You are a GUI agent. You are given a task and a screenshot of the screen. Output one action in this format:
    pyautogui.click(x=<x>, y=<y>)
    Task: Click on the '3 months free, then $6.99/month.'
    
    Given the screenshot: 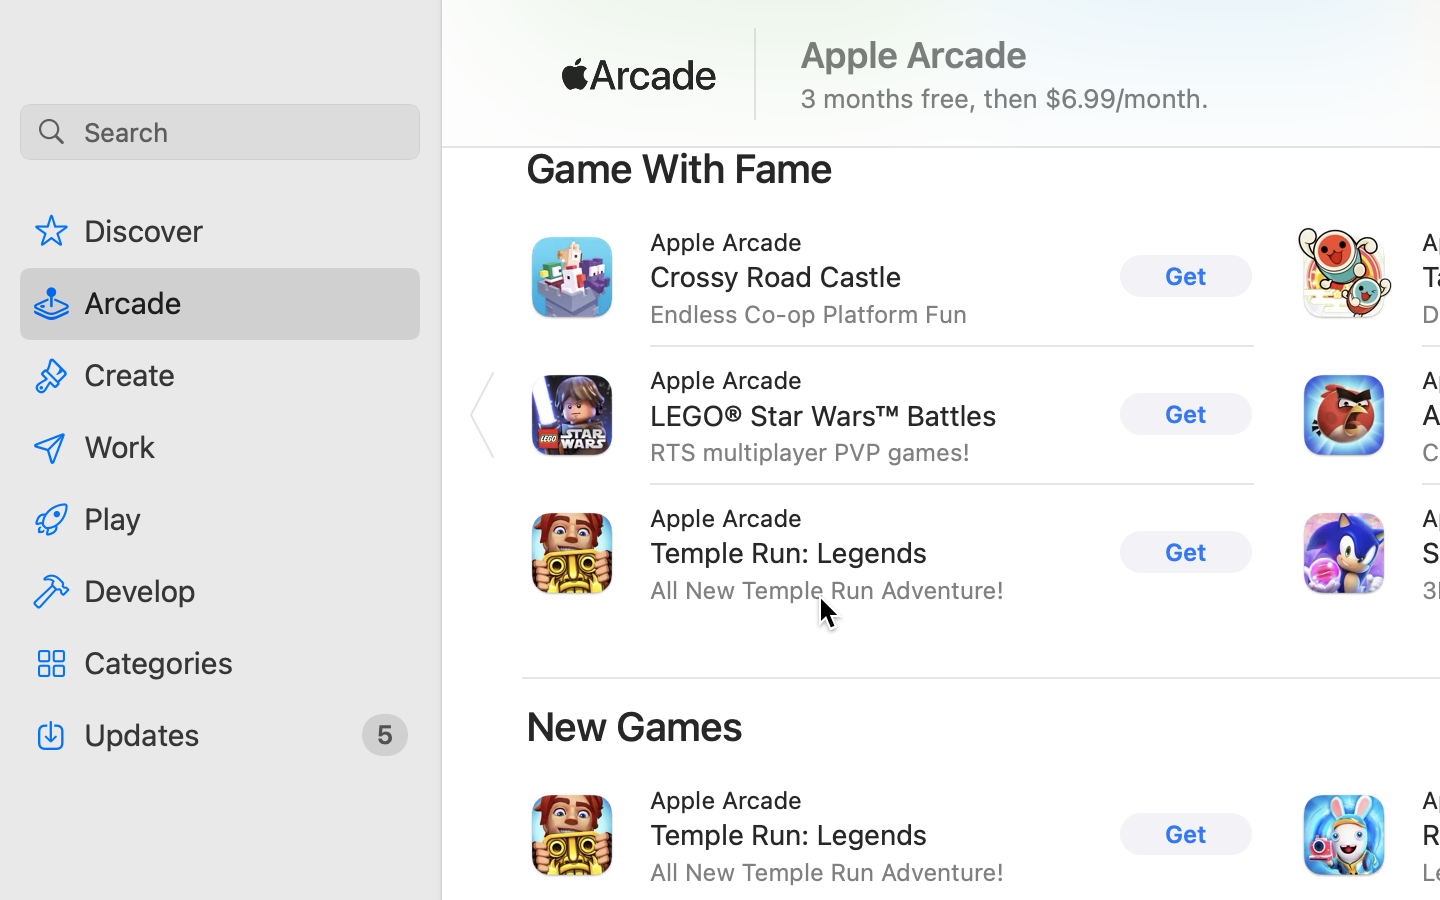 What is the action you would take?
    pyautogui.click(x=1003, y=97)
    